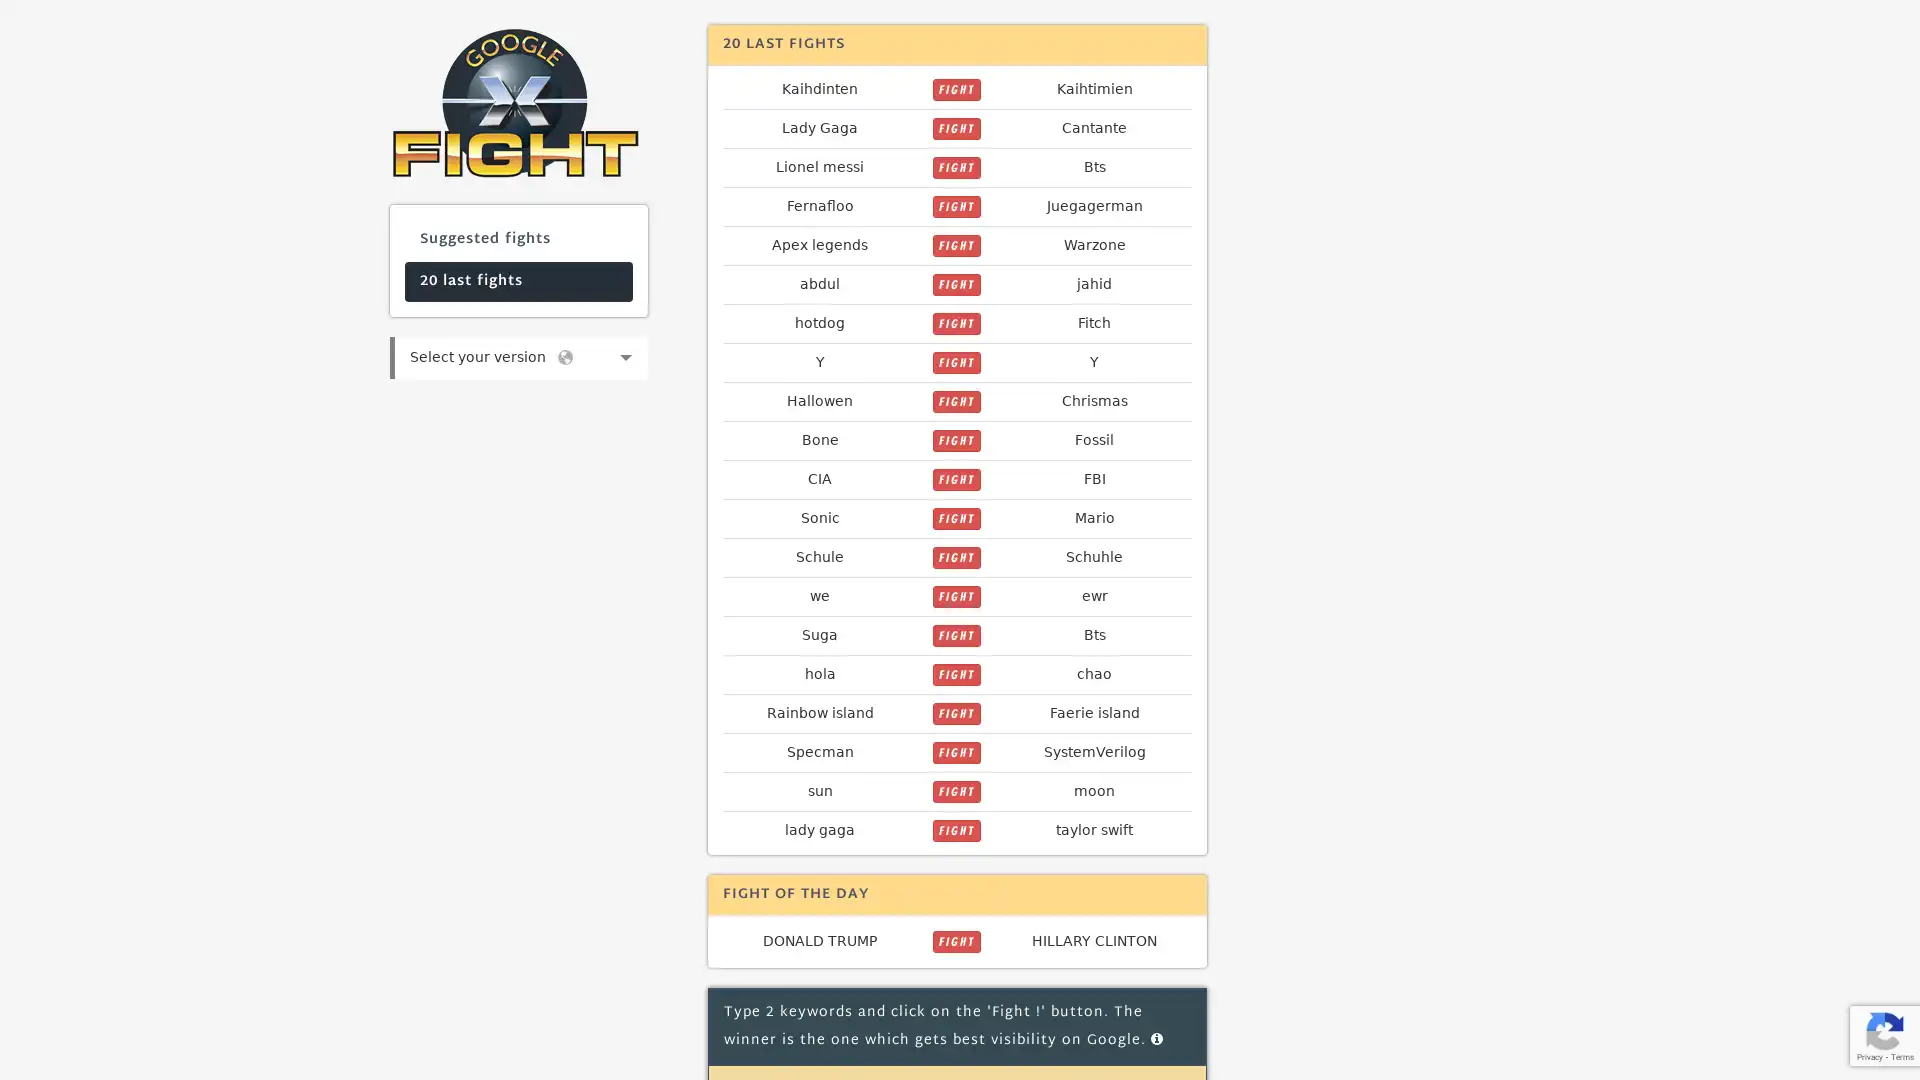  I want to click on FIGHT, so click(955, 245).